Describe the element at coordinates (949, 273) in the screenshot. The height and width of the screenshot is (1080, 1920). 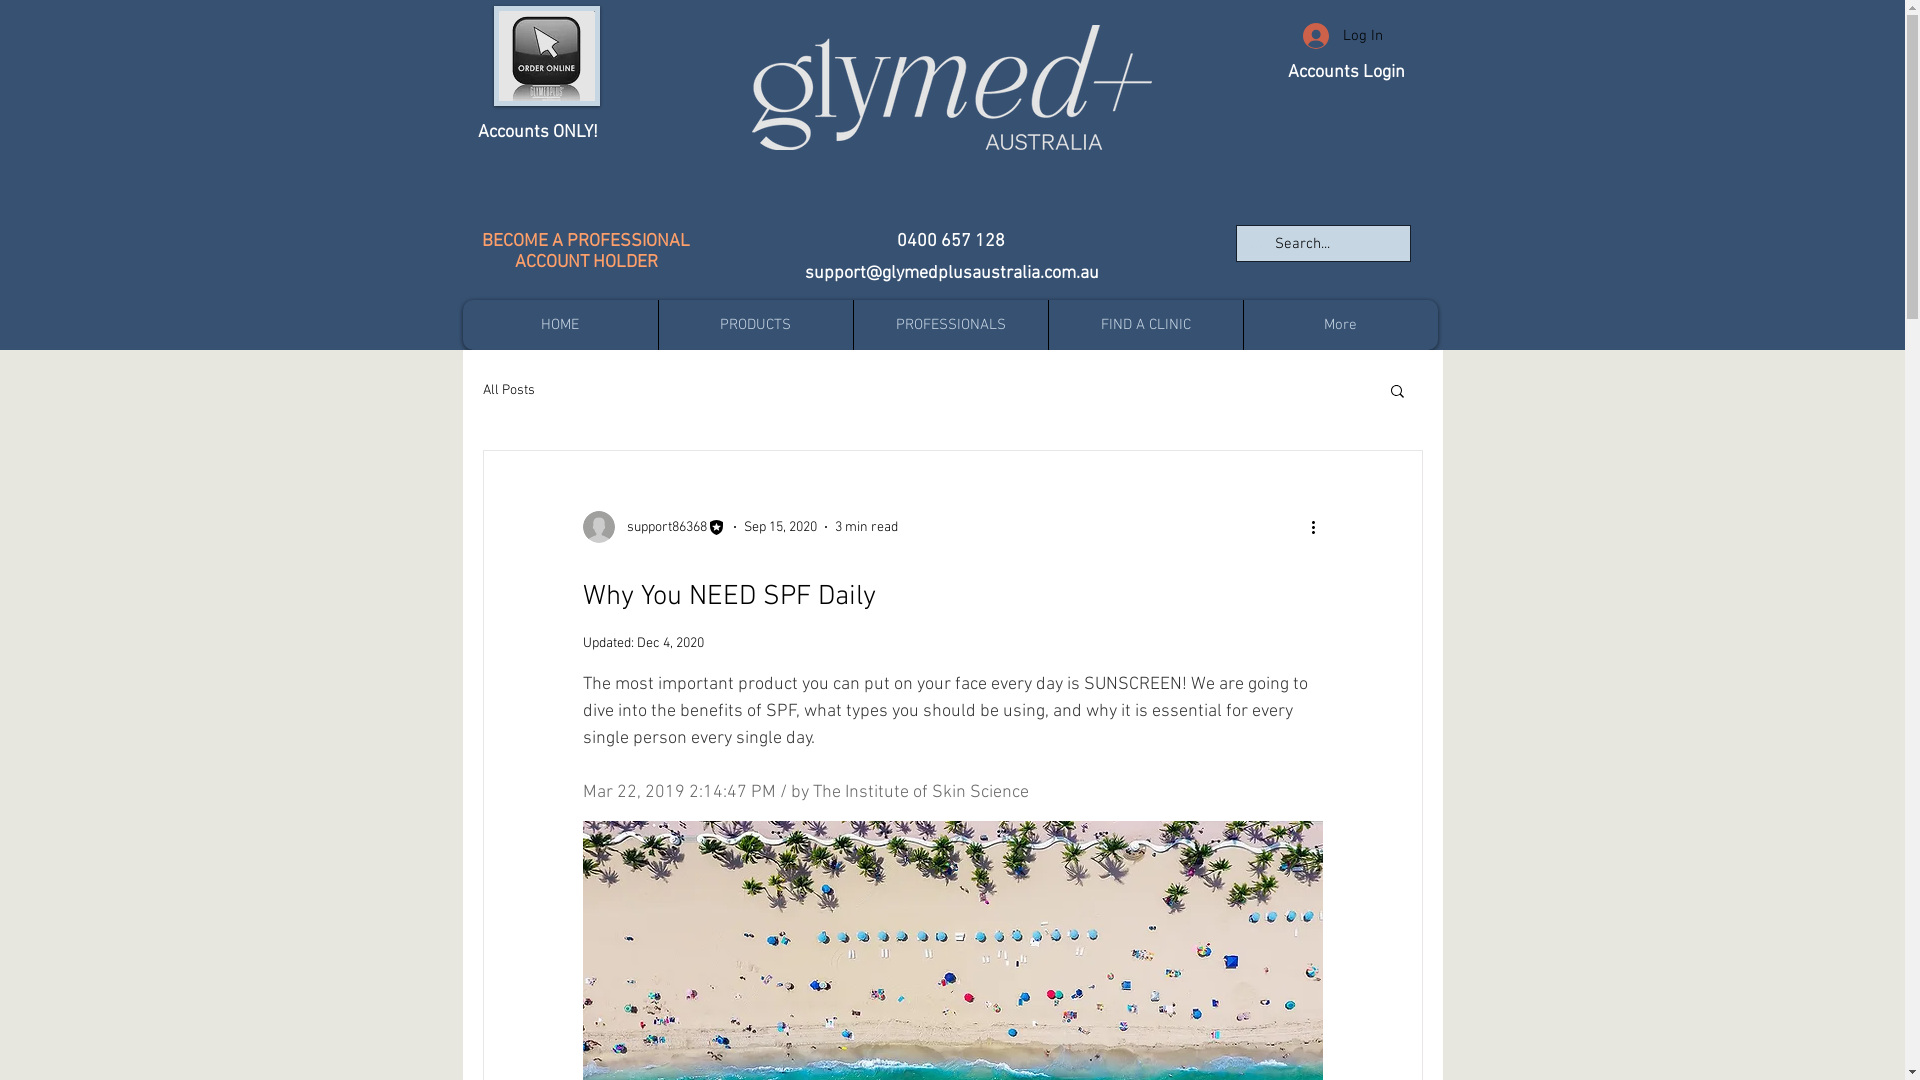
I see `'support@glymedplusaustralia.com.au'` at that location.